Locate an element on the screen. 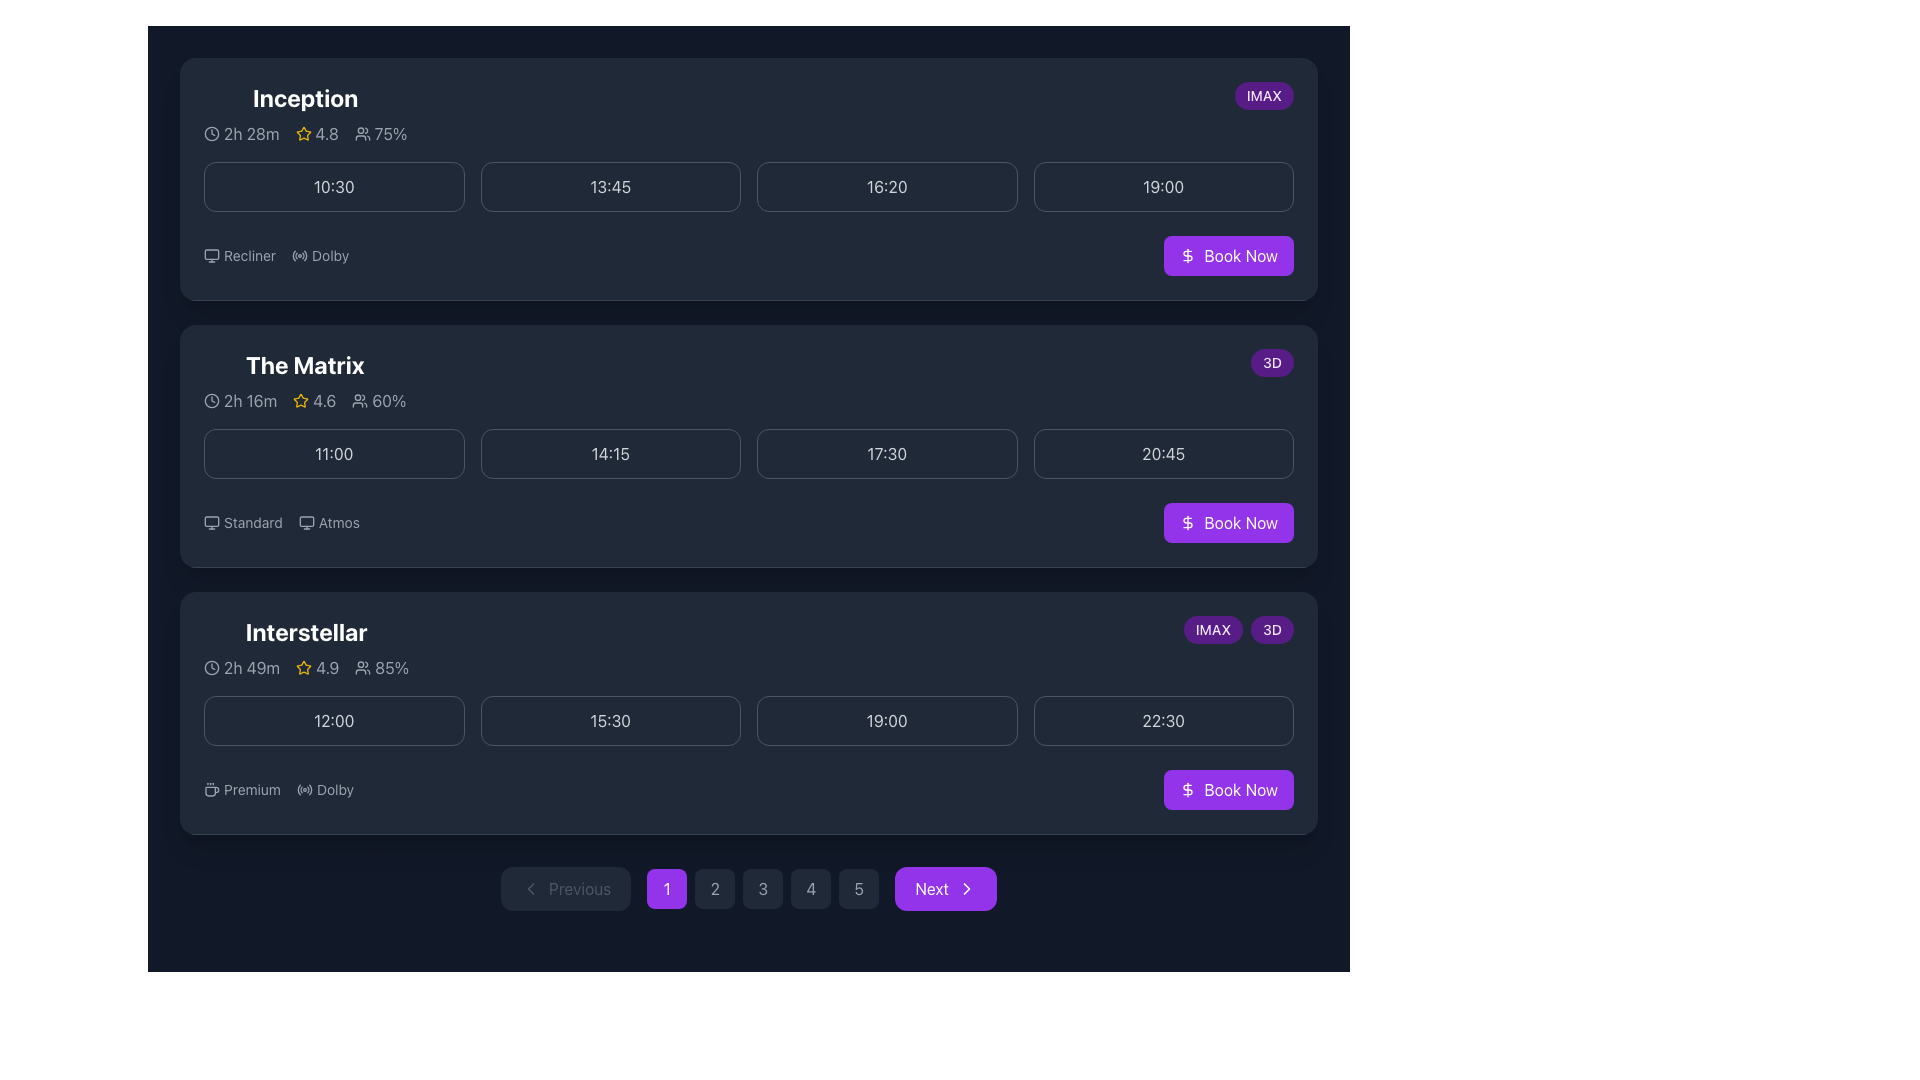 This screenshot has height=1080, width=1920. the title of the informational display panel for the movie 'Interstellar' is located at coordinates (305, 648).